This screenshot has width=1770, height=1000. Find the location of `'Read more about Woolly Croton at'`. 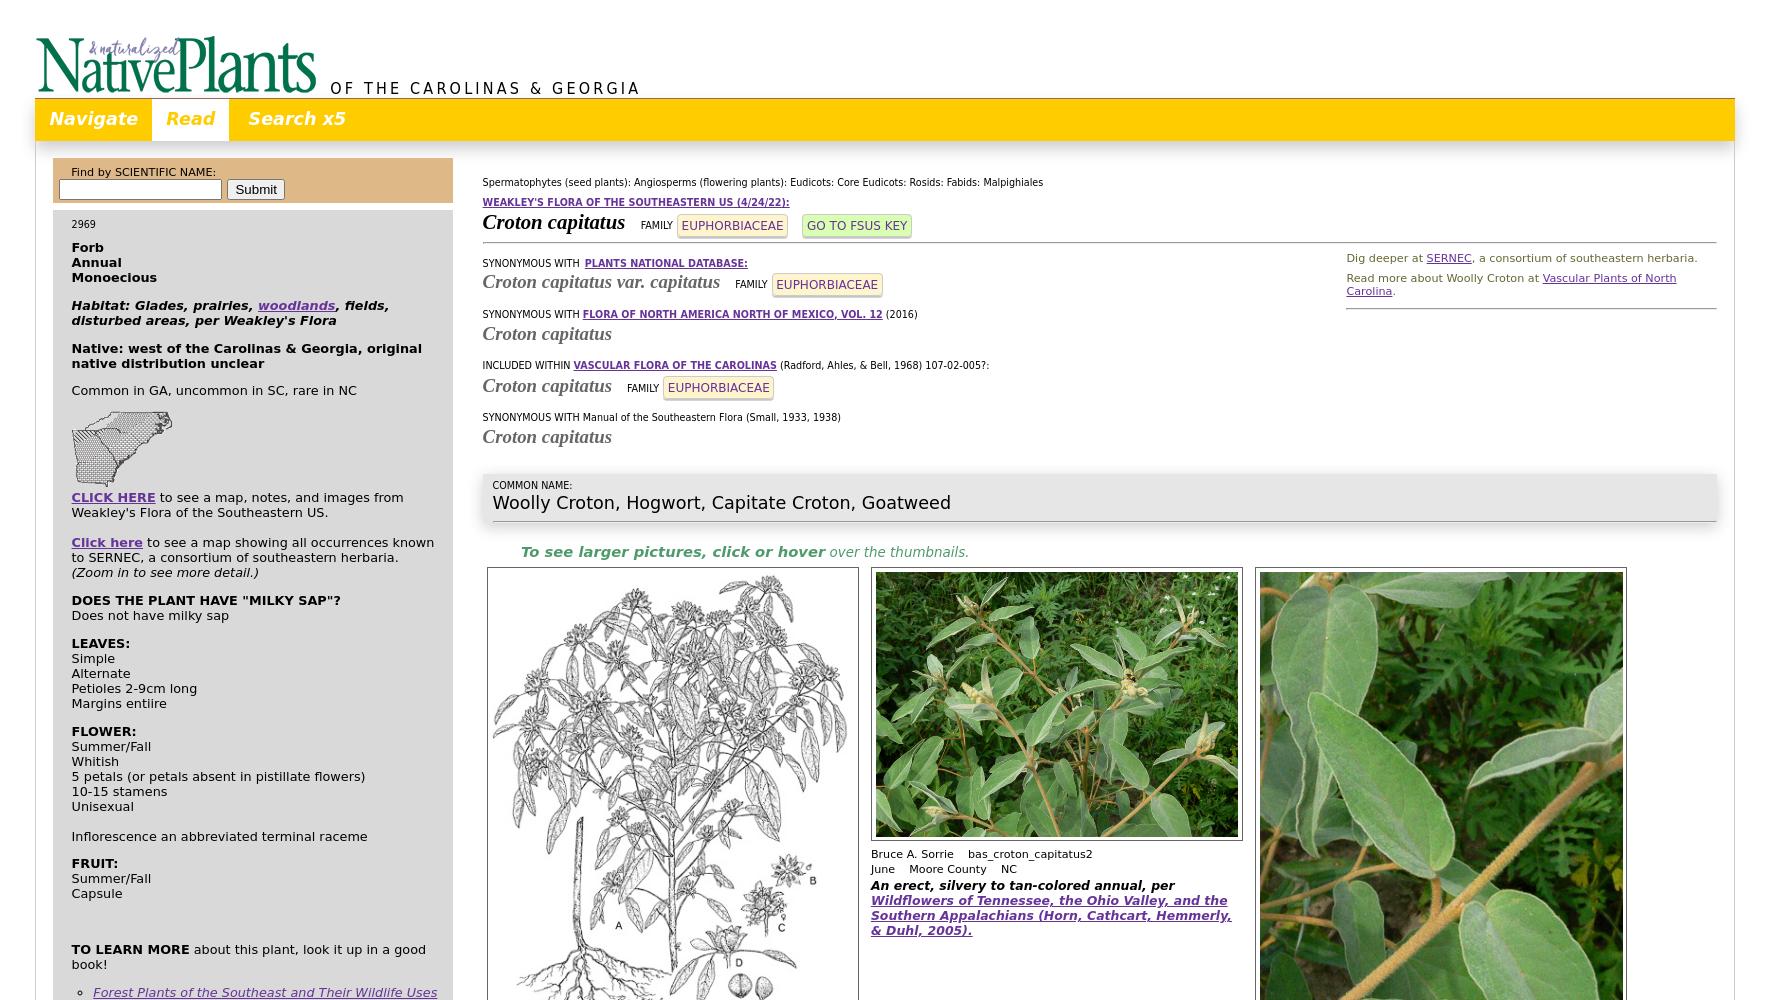

'Read more about Woolly Croton at' is located at coordinates (1443, 277).